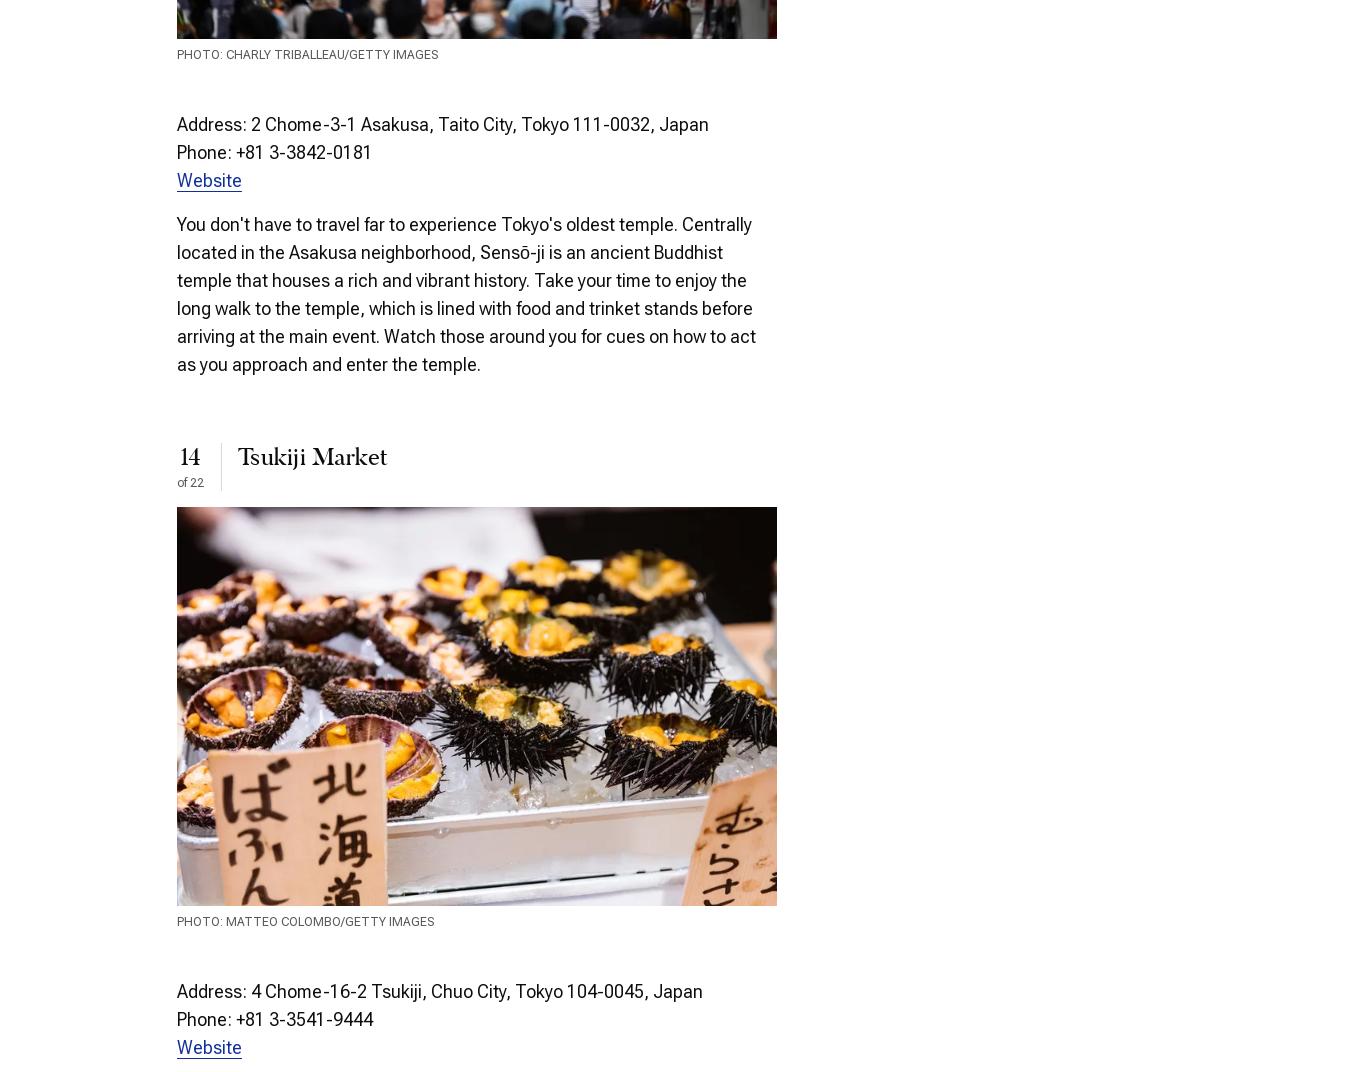  Describe the element at coordinates (439, 990) in the screenshot. I see `'Address: 4 Chome-16-2 Tsukiji, Chuo City, Tokyo 104-0045, Japan'` at that location.